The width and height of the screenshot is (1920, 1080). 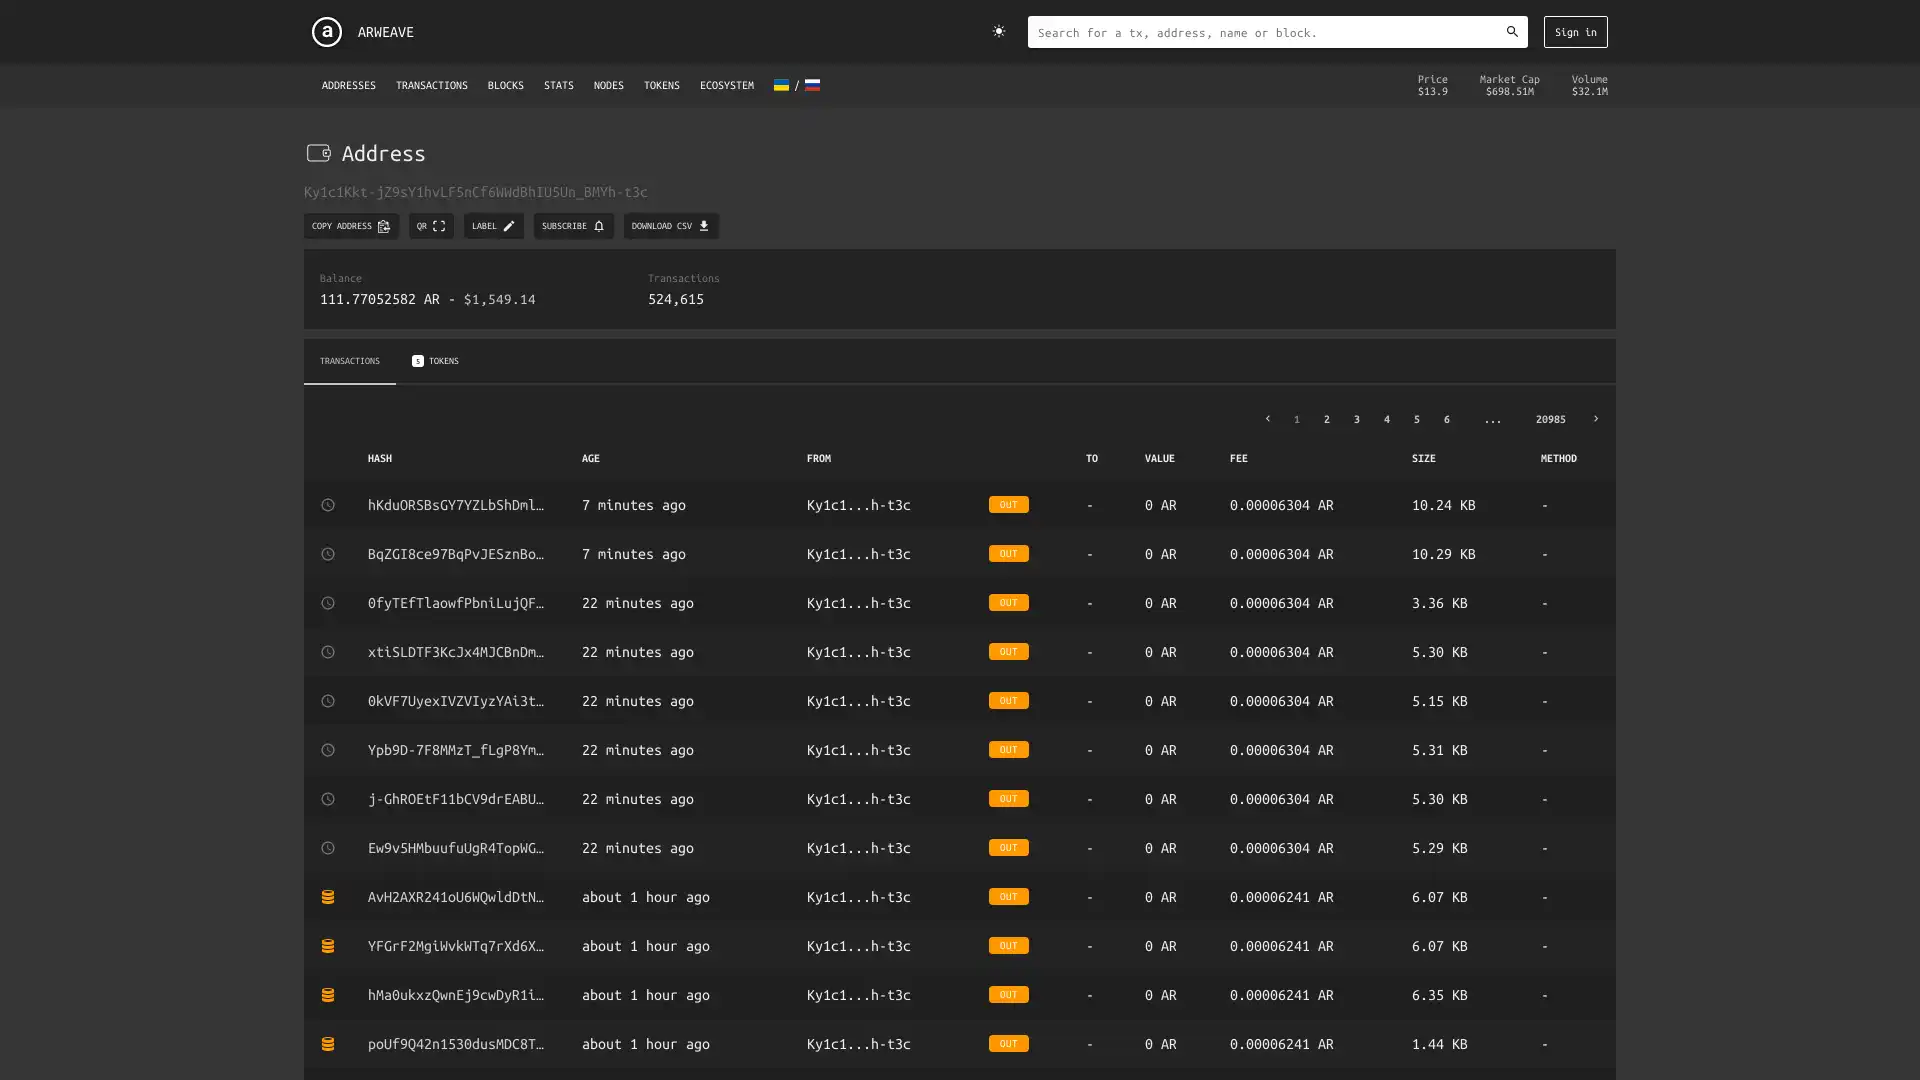 I want to click on ..., so click(x=1492, y=416).